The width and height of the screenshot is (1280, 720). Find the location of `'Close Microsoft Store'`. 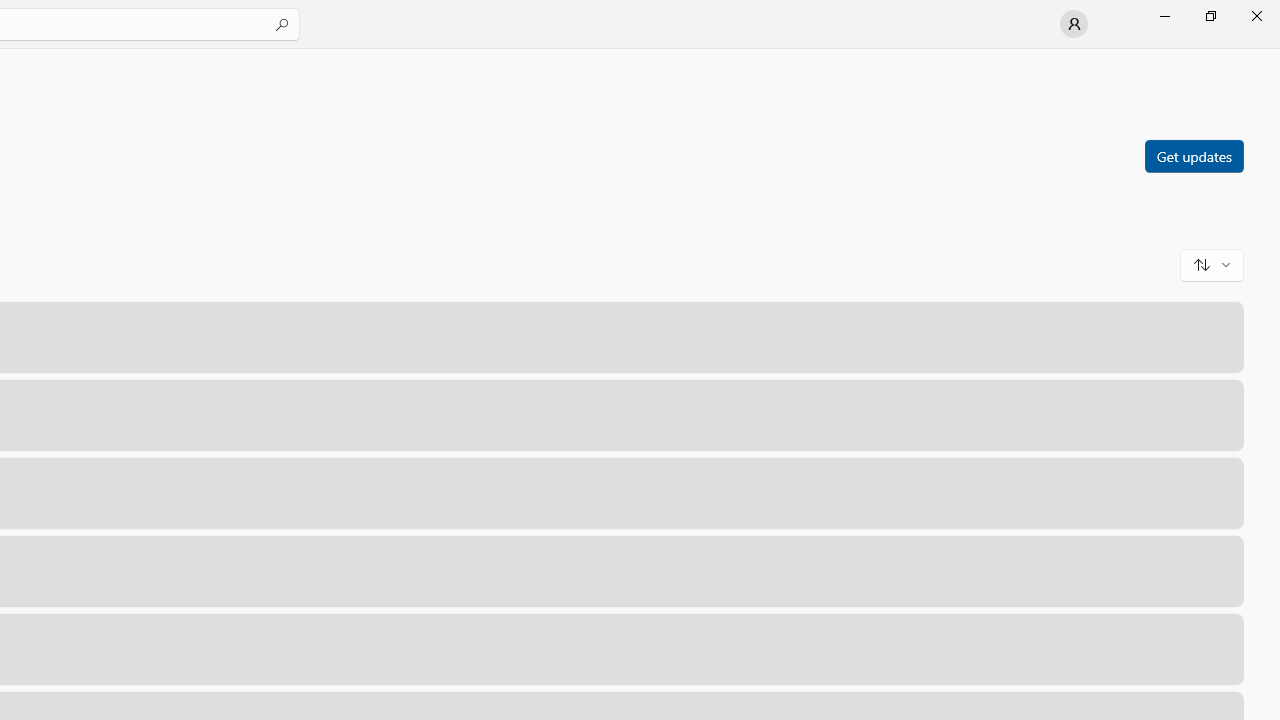

'Close Microsoft Store' is located at coordinates (1255, 15).